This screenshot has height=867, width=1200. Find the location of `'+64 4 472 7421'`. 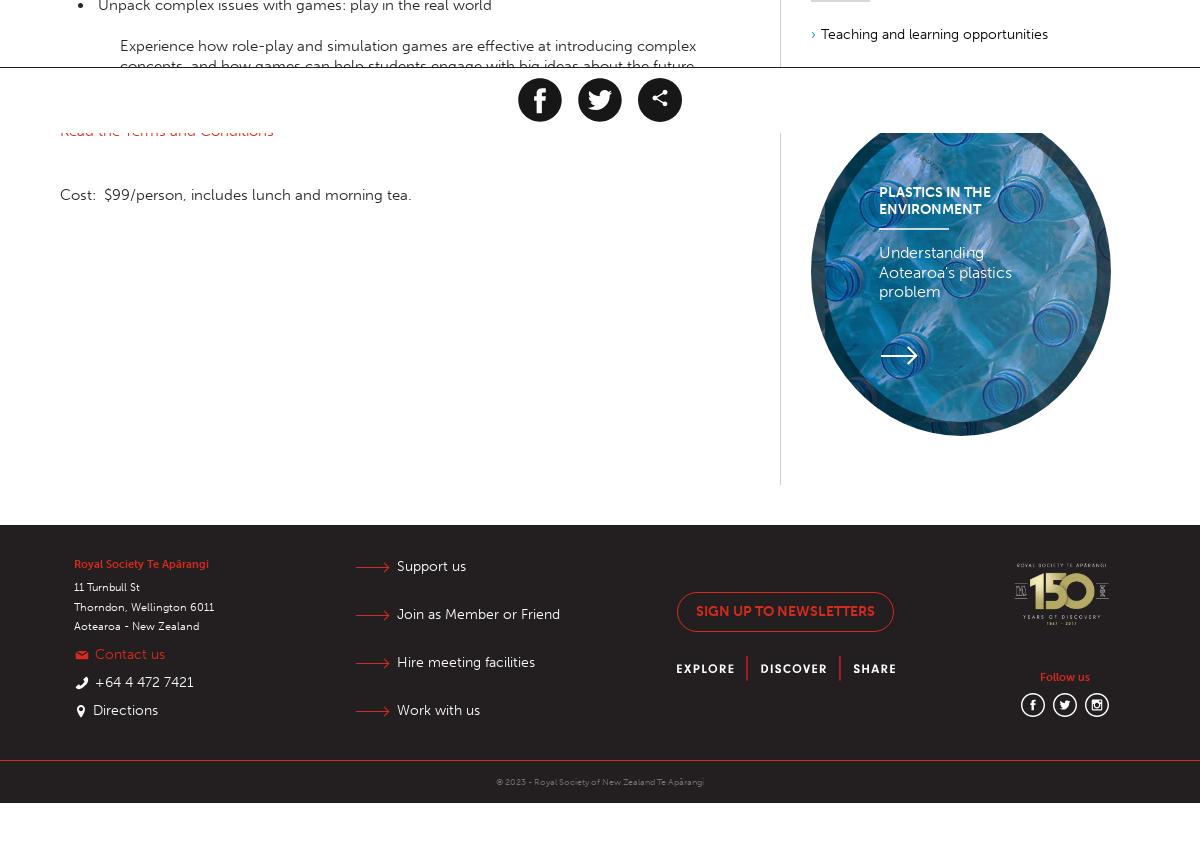

'+64 4 472 7421' is located at coordinates (95, 681).